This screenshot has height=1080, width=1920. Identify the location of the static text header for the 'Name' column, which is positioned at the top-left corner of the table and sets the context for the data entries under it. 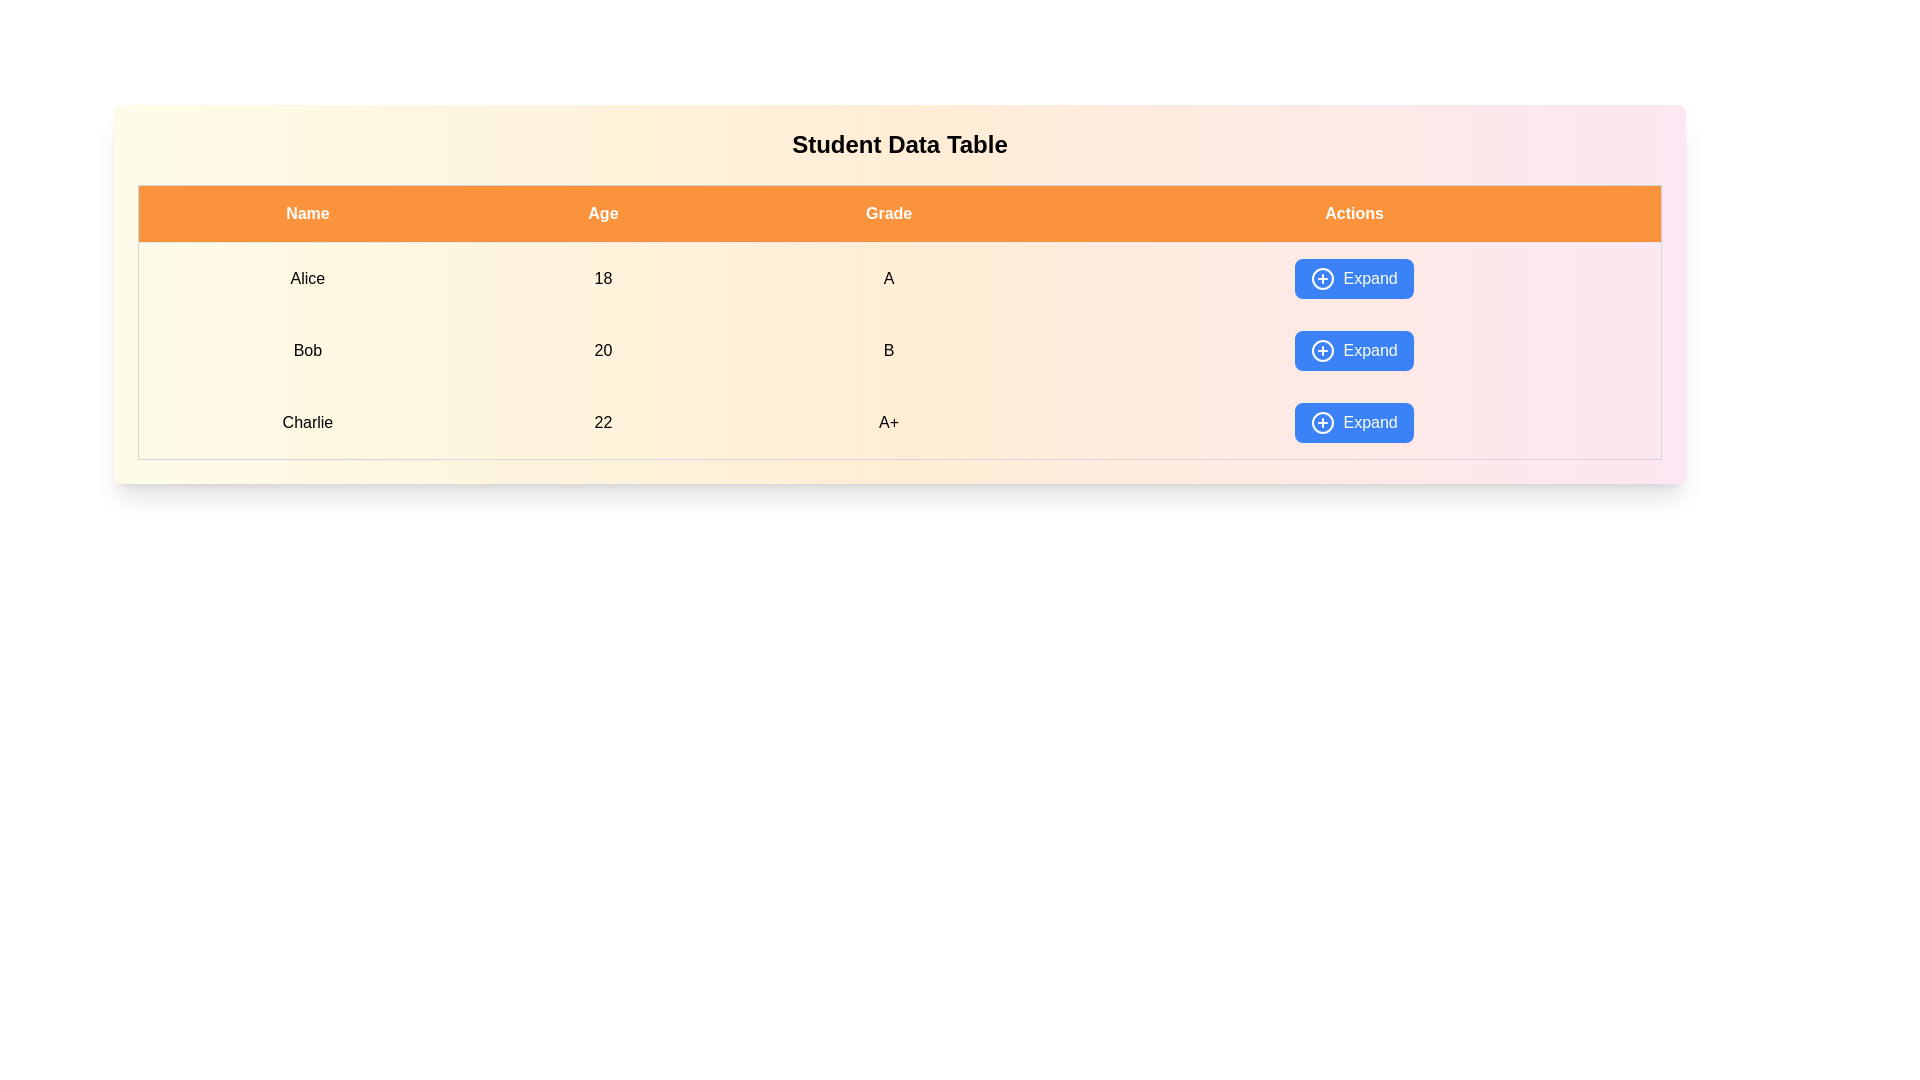
(306, 213).